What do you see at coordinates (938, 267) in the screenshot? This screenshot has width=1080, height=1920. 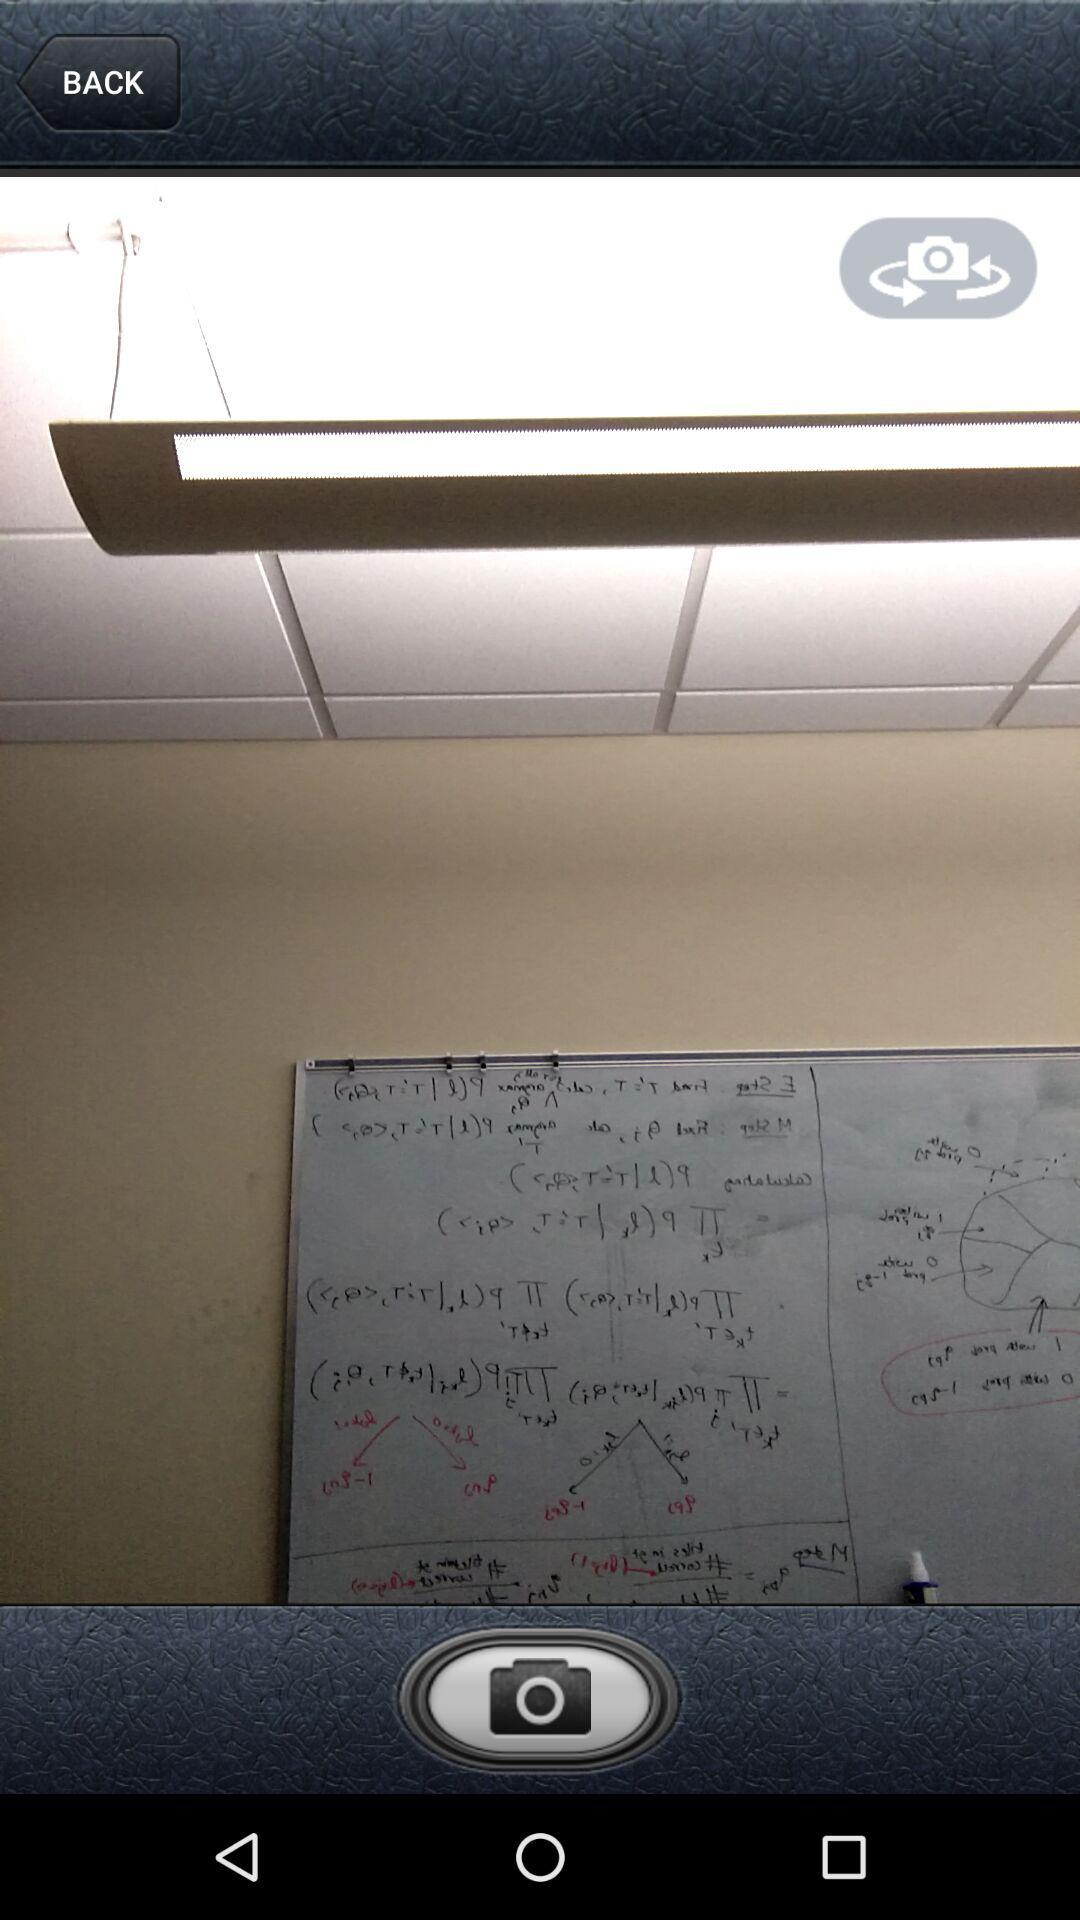 I see `rotate the picture clockwise` at bounding box center [938, 267].